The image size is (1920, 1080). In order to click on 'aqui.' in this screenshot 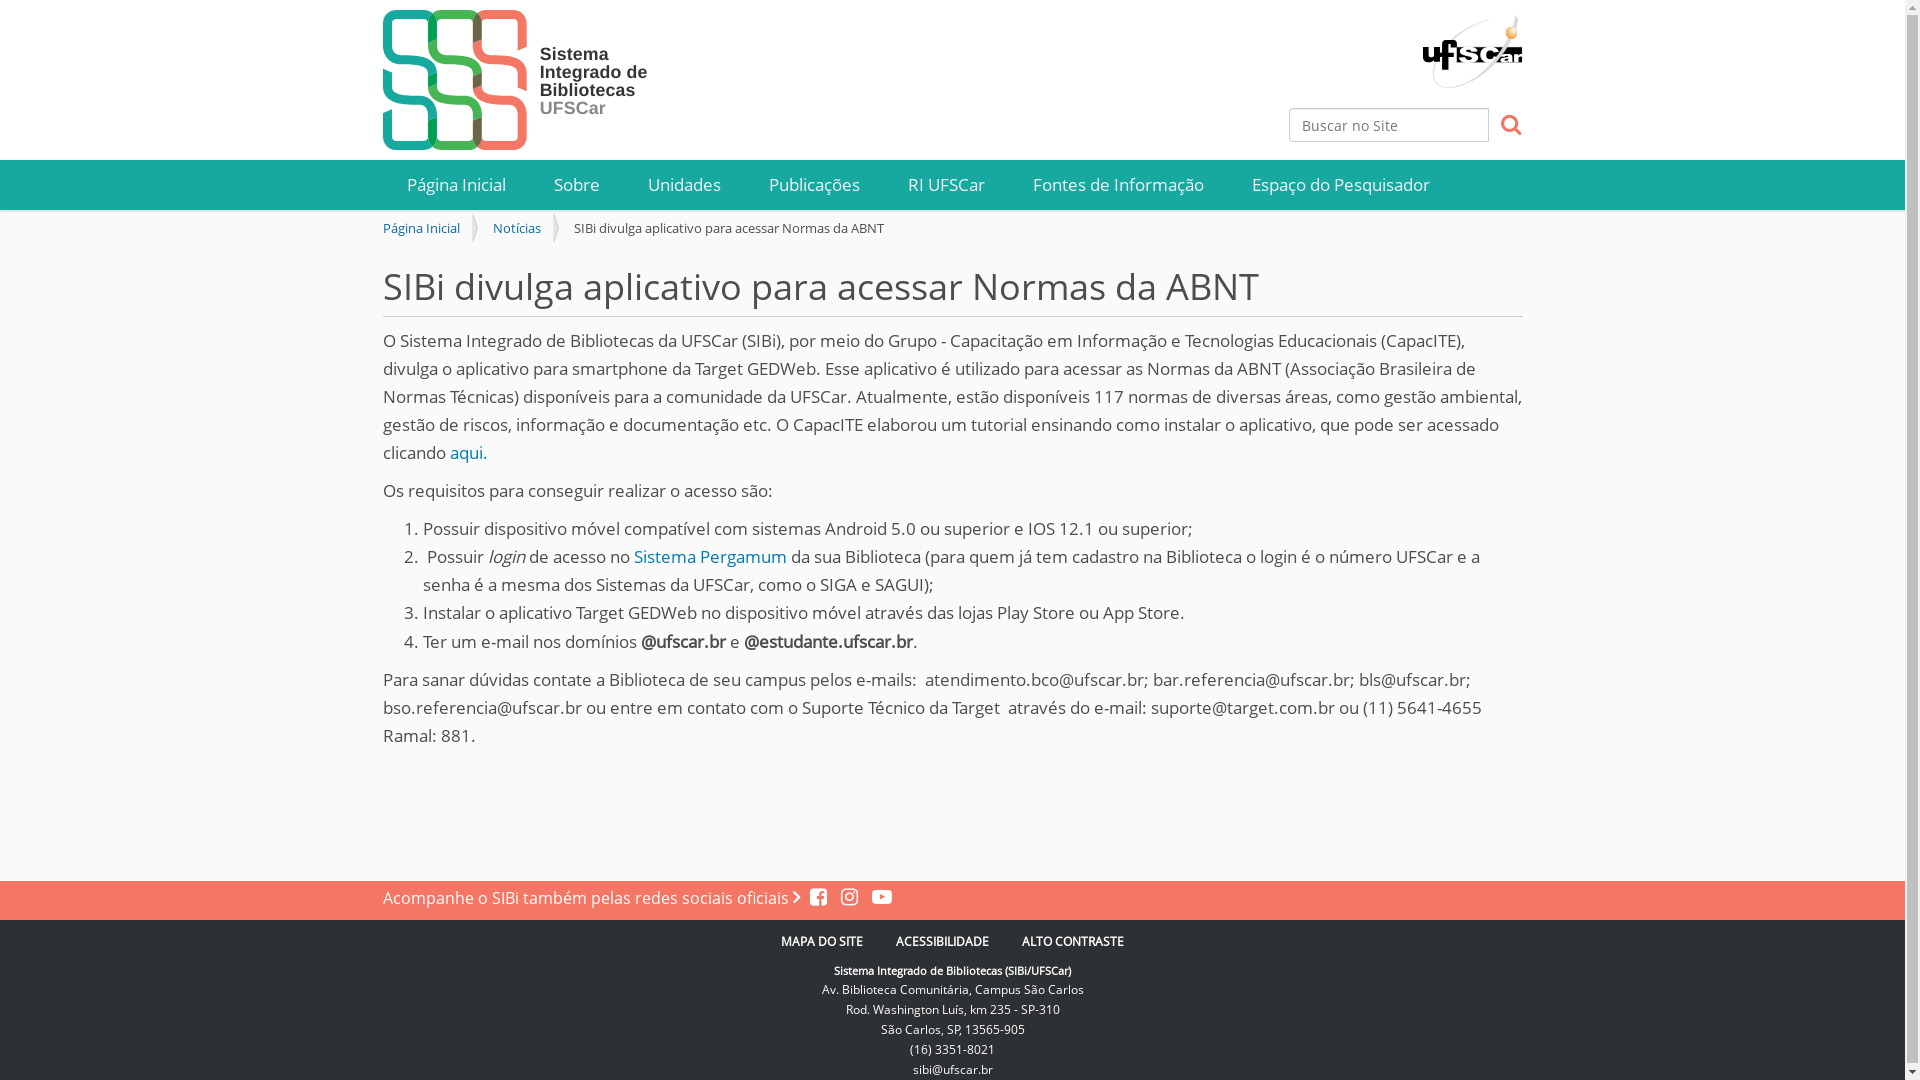, I will do `click(449, 452)`.